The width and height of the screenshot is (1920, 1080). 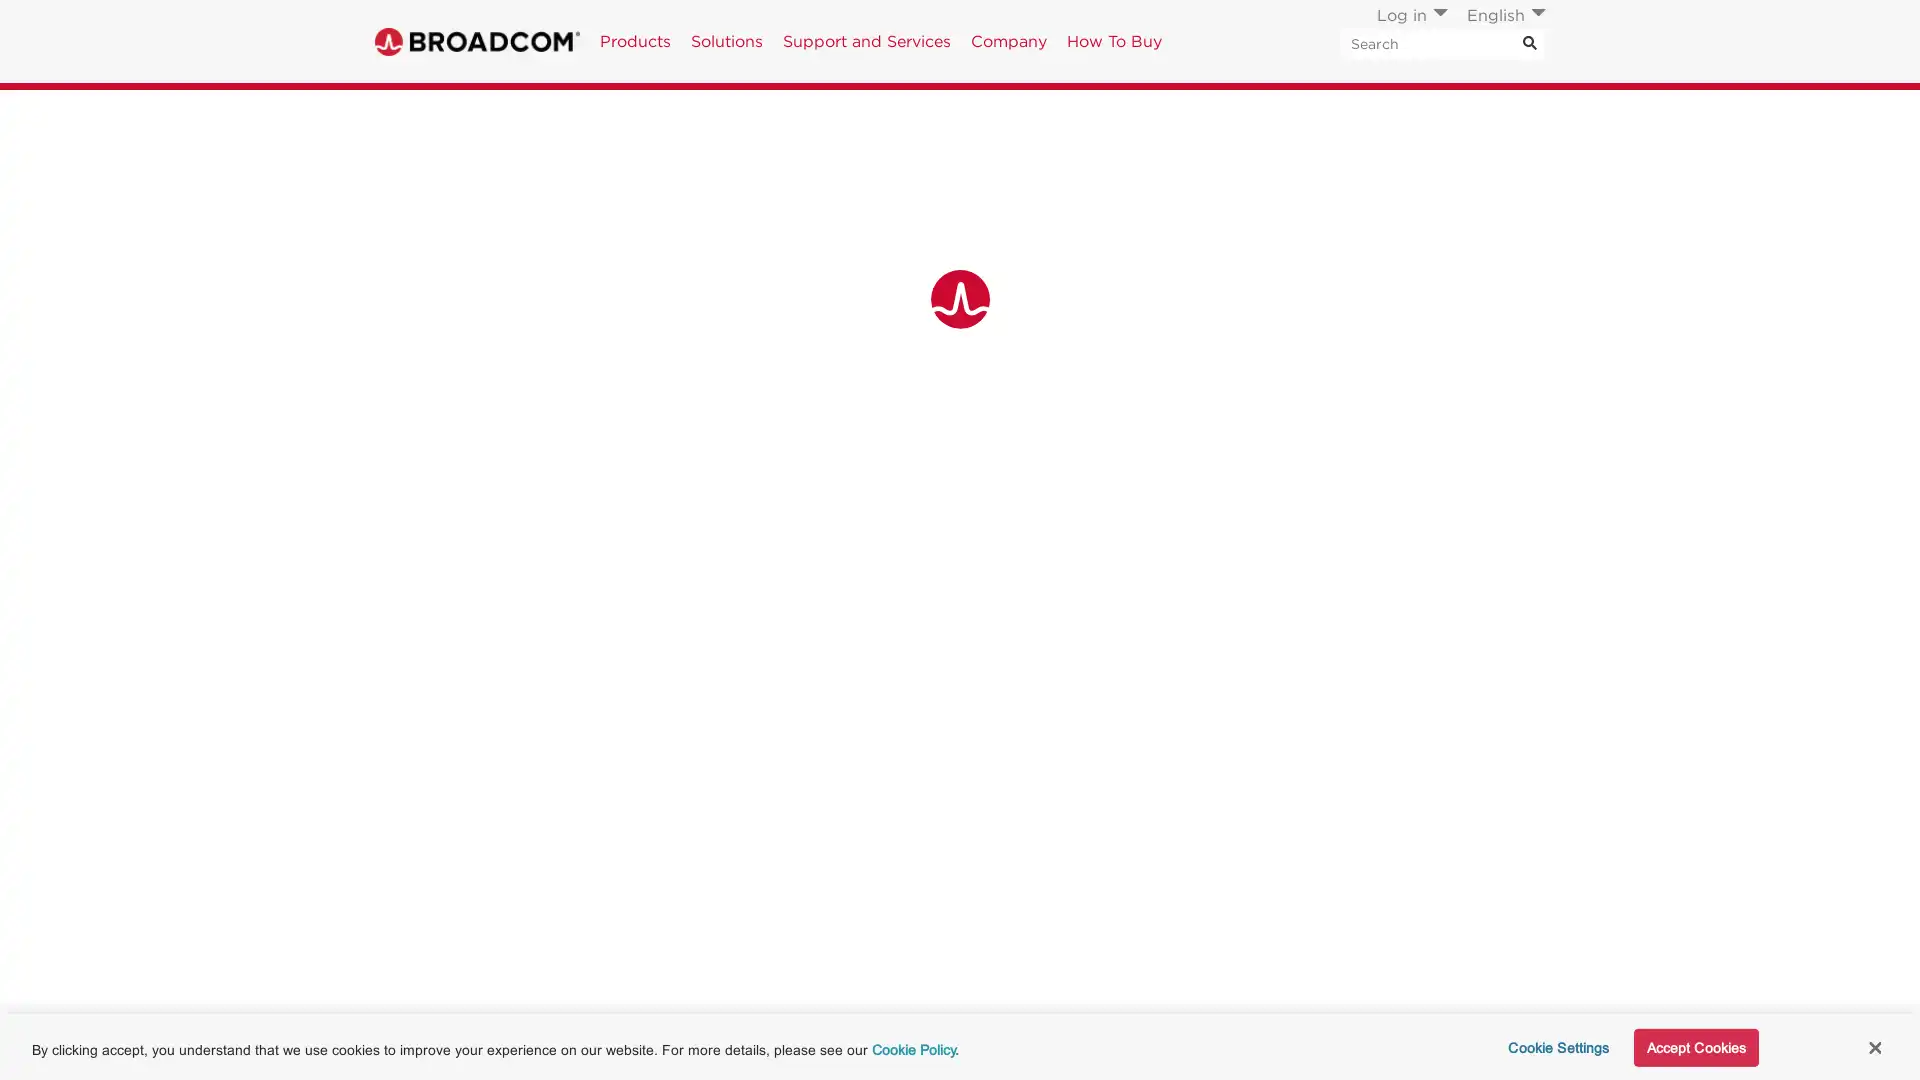 I want to click on Company, so click(x=1008, y=41).